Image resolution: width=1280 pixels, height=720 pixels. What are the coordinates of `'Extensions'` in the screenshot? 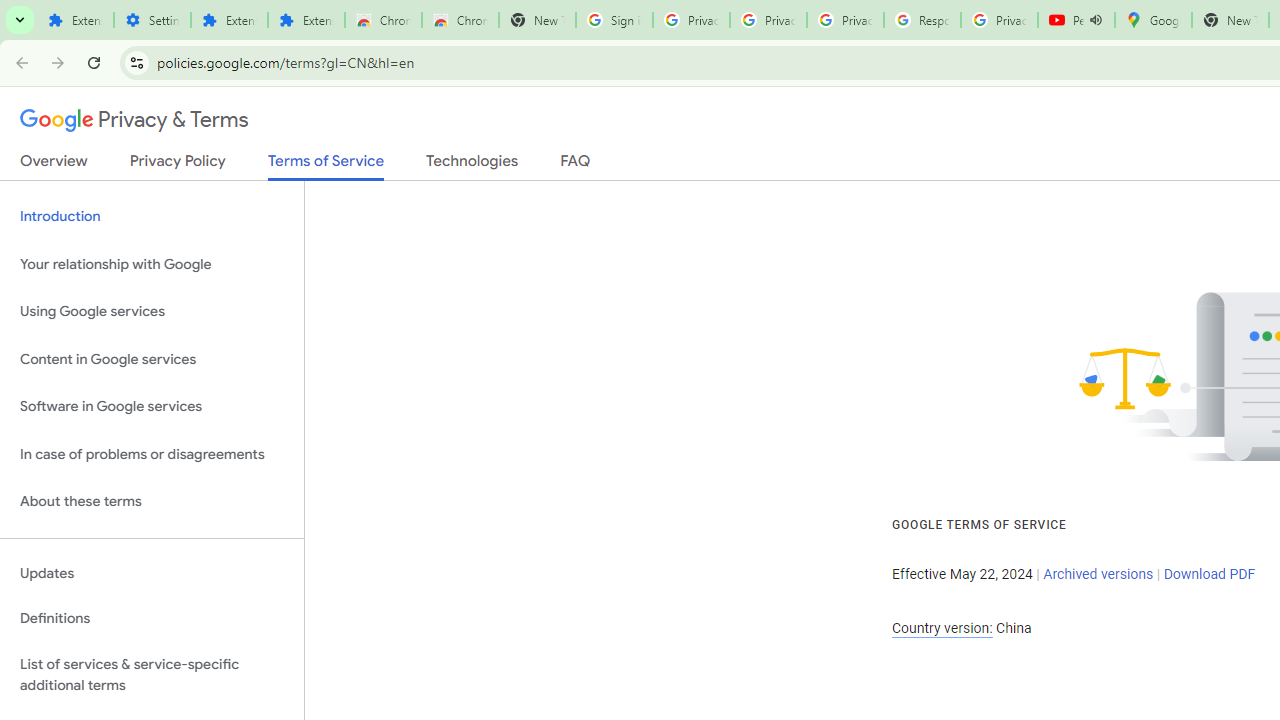 It's located at (305, 20).